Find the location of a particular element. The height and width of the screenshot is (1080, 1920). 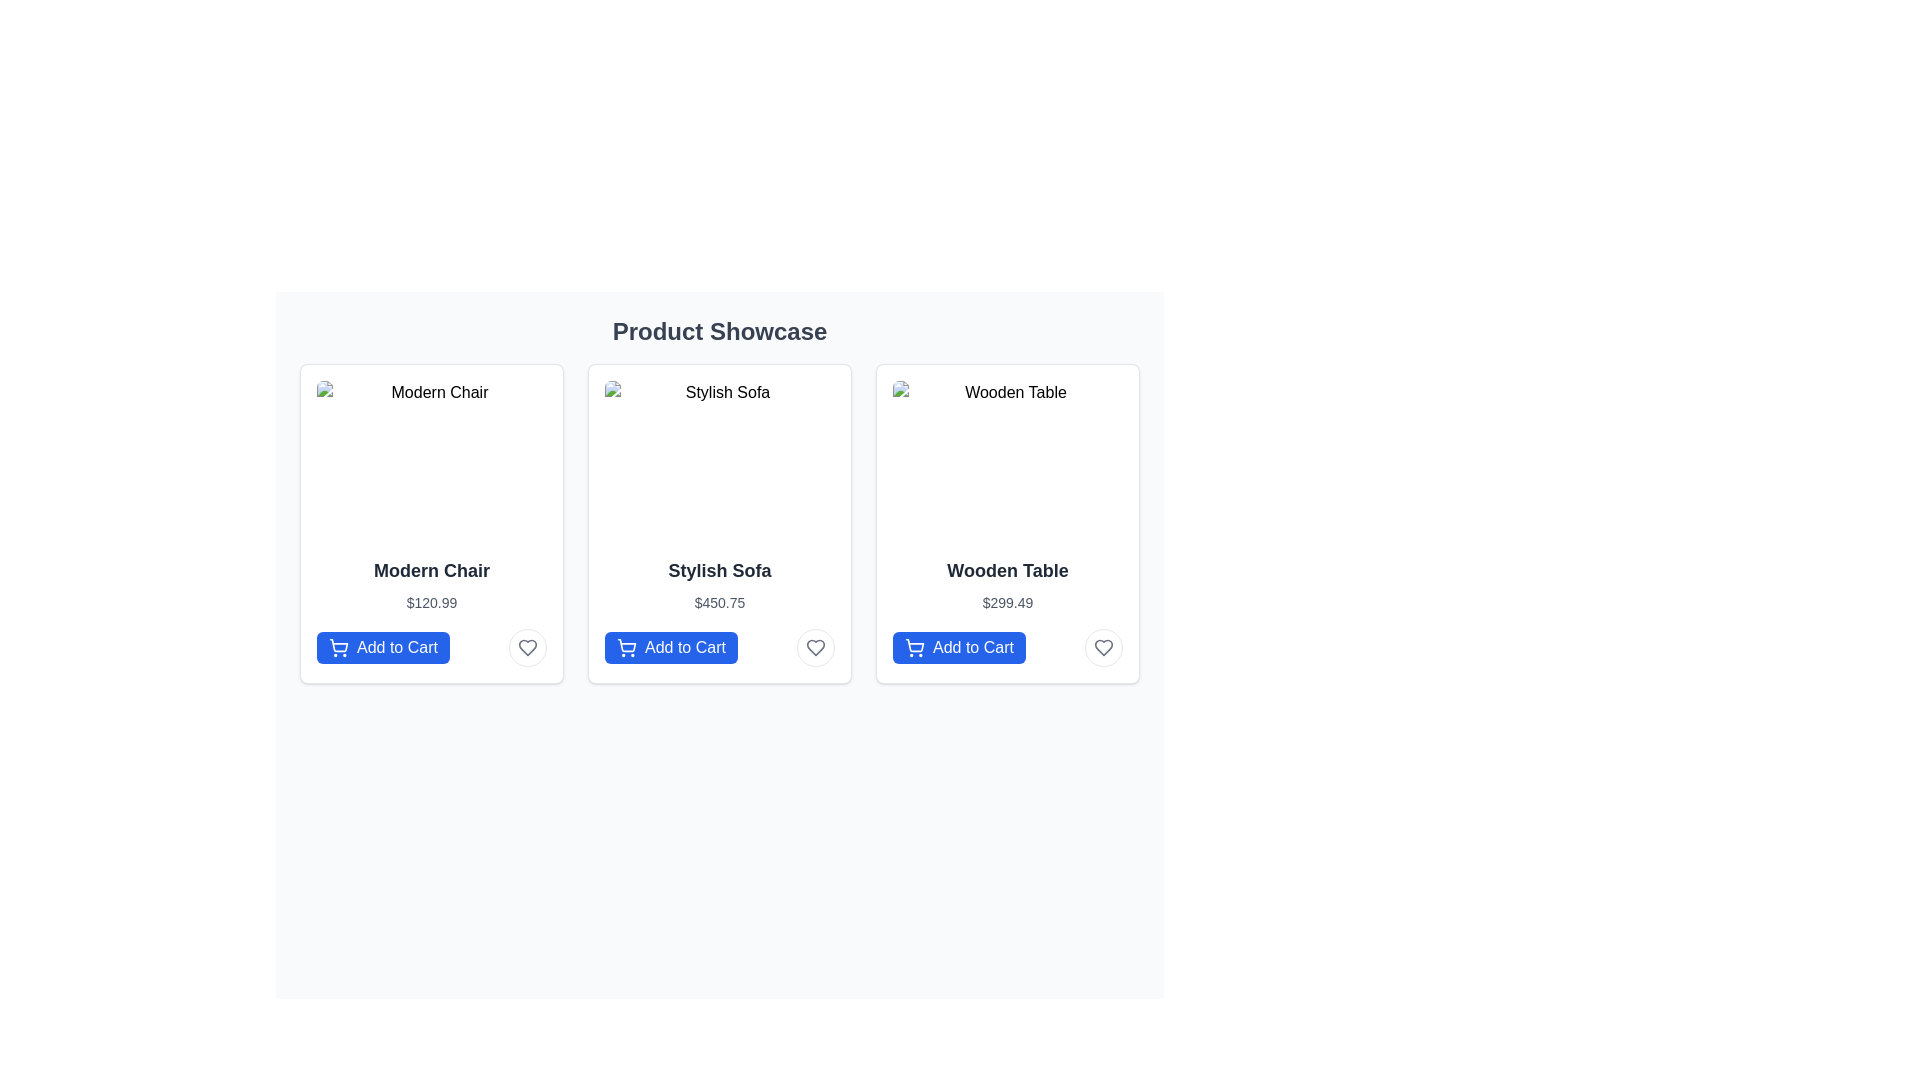

the text label or heading that serves as the title for the product section, located at the top of the section is located at coordinates (720, 330).